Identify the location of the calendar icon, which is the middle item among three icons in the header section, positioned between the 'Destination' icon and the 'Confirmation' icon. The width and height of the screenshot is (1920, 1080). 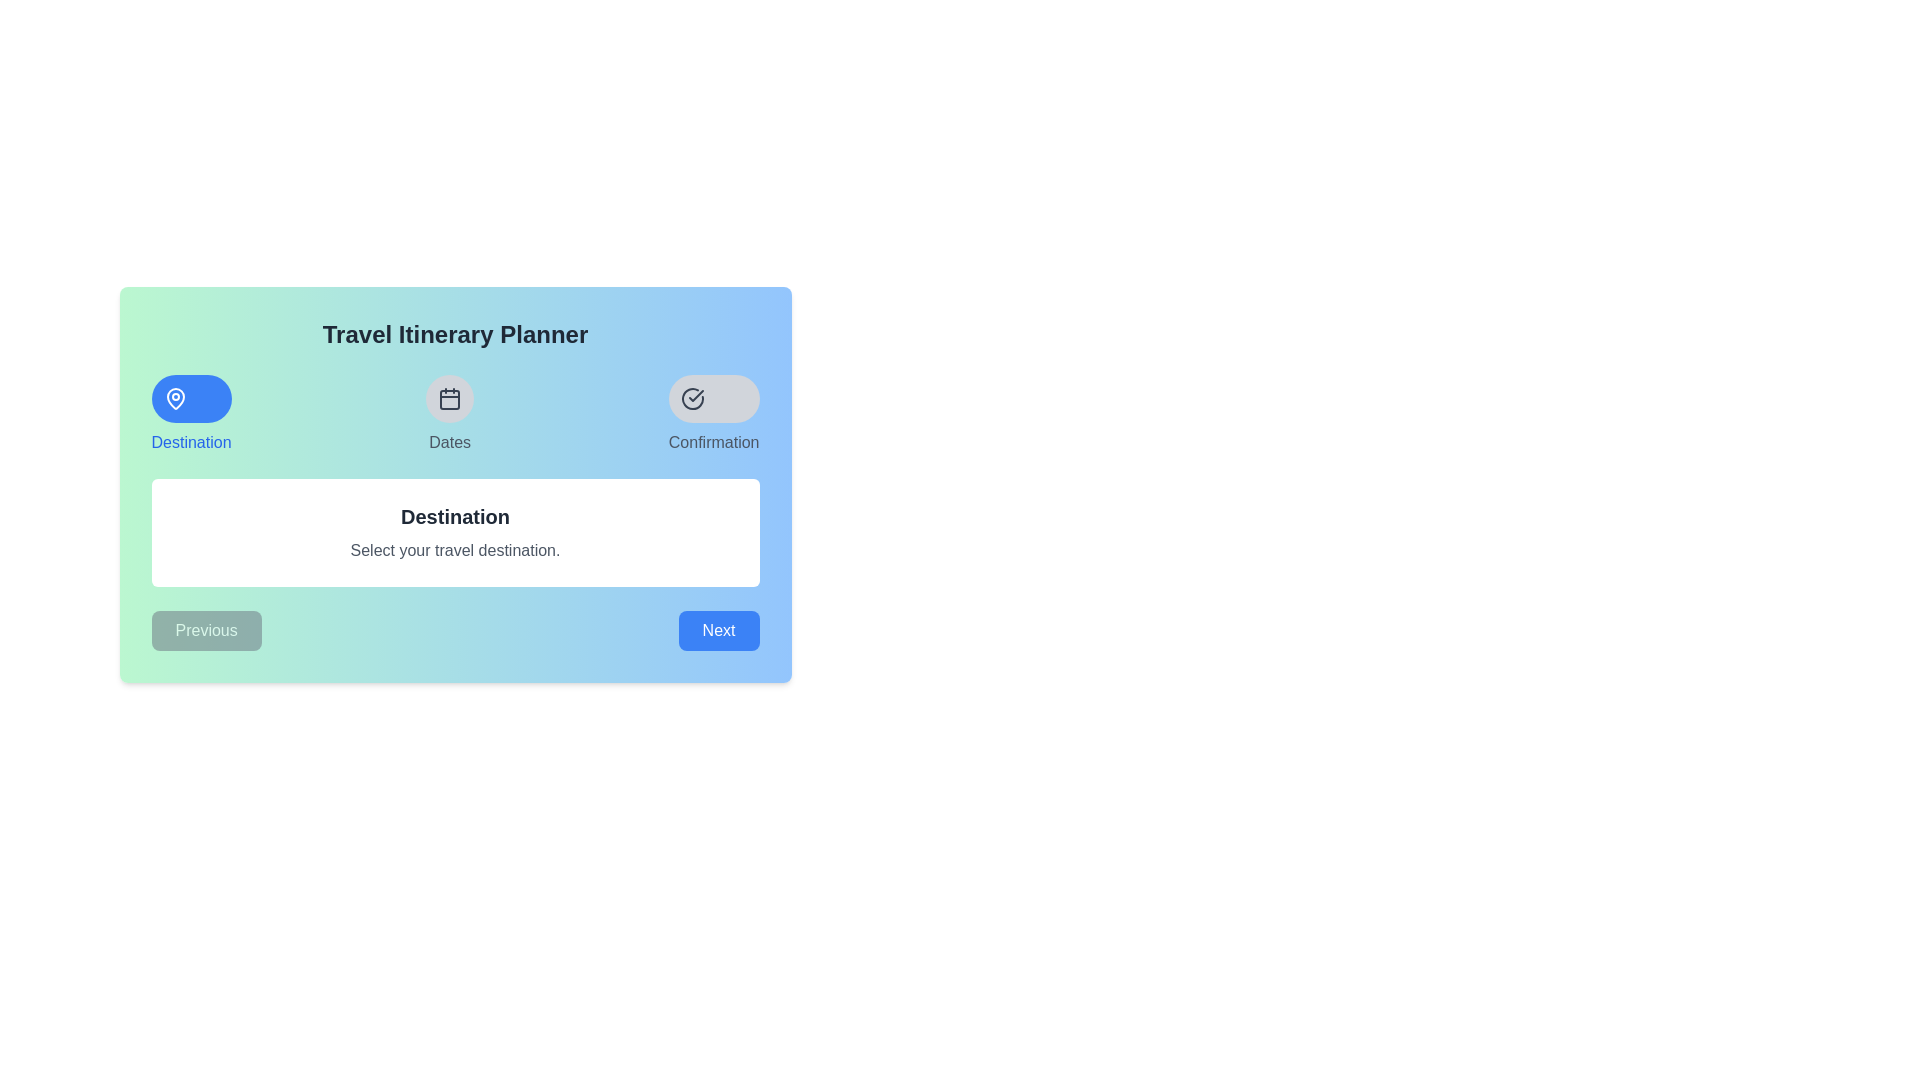
(449, 398).